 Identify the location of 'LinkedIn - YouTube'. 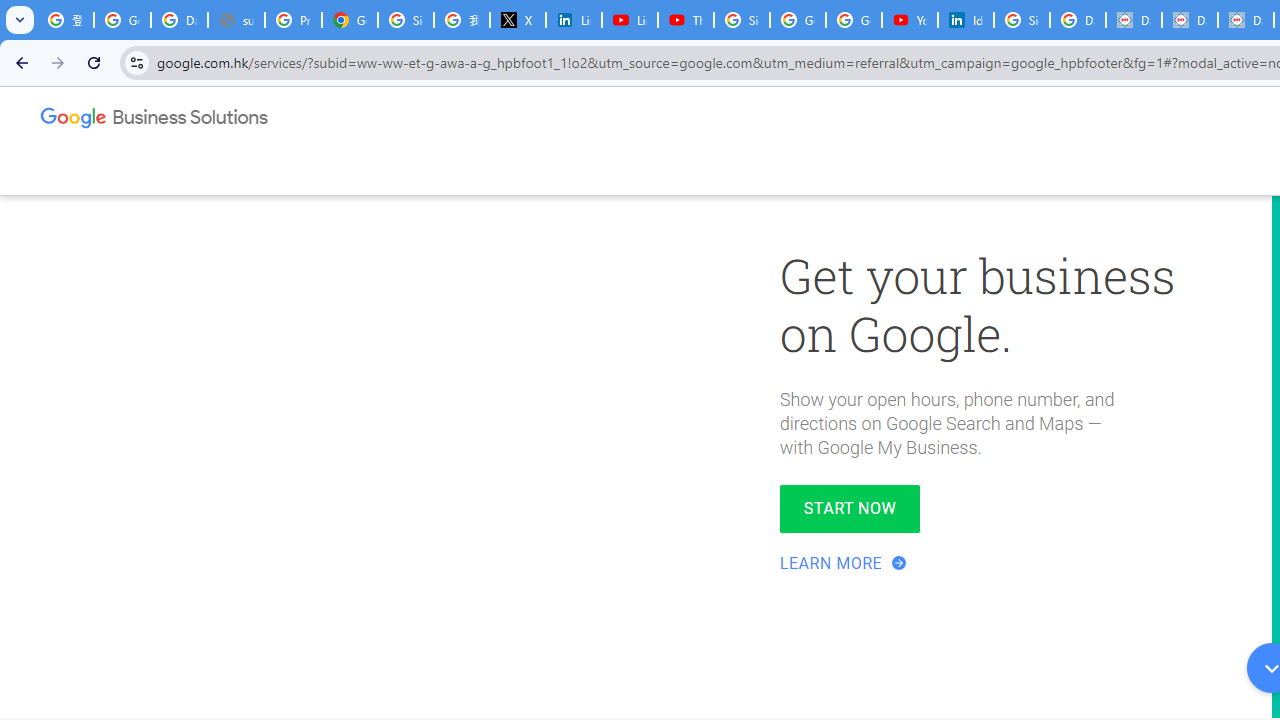
(628, 20).